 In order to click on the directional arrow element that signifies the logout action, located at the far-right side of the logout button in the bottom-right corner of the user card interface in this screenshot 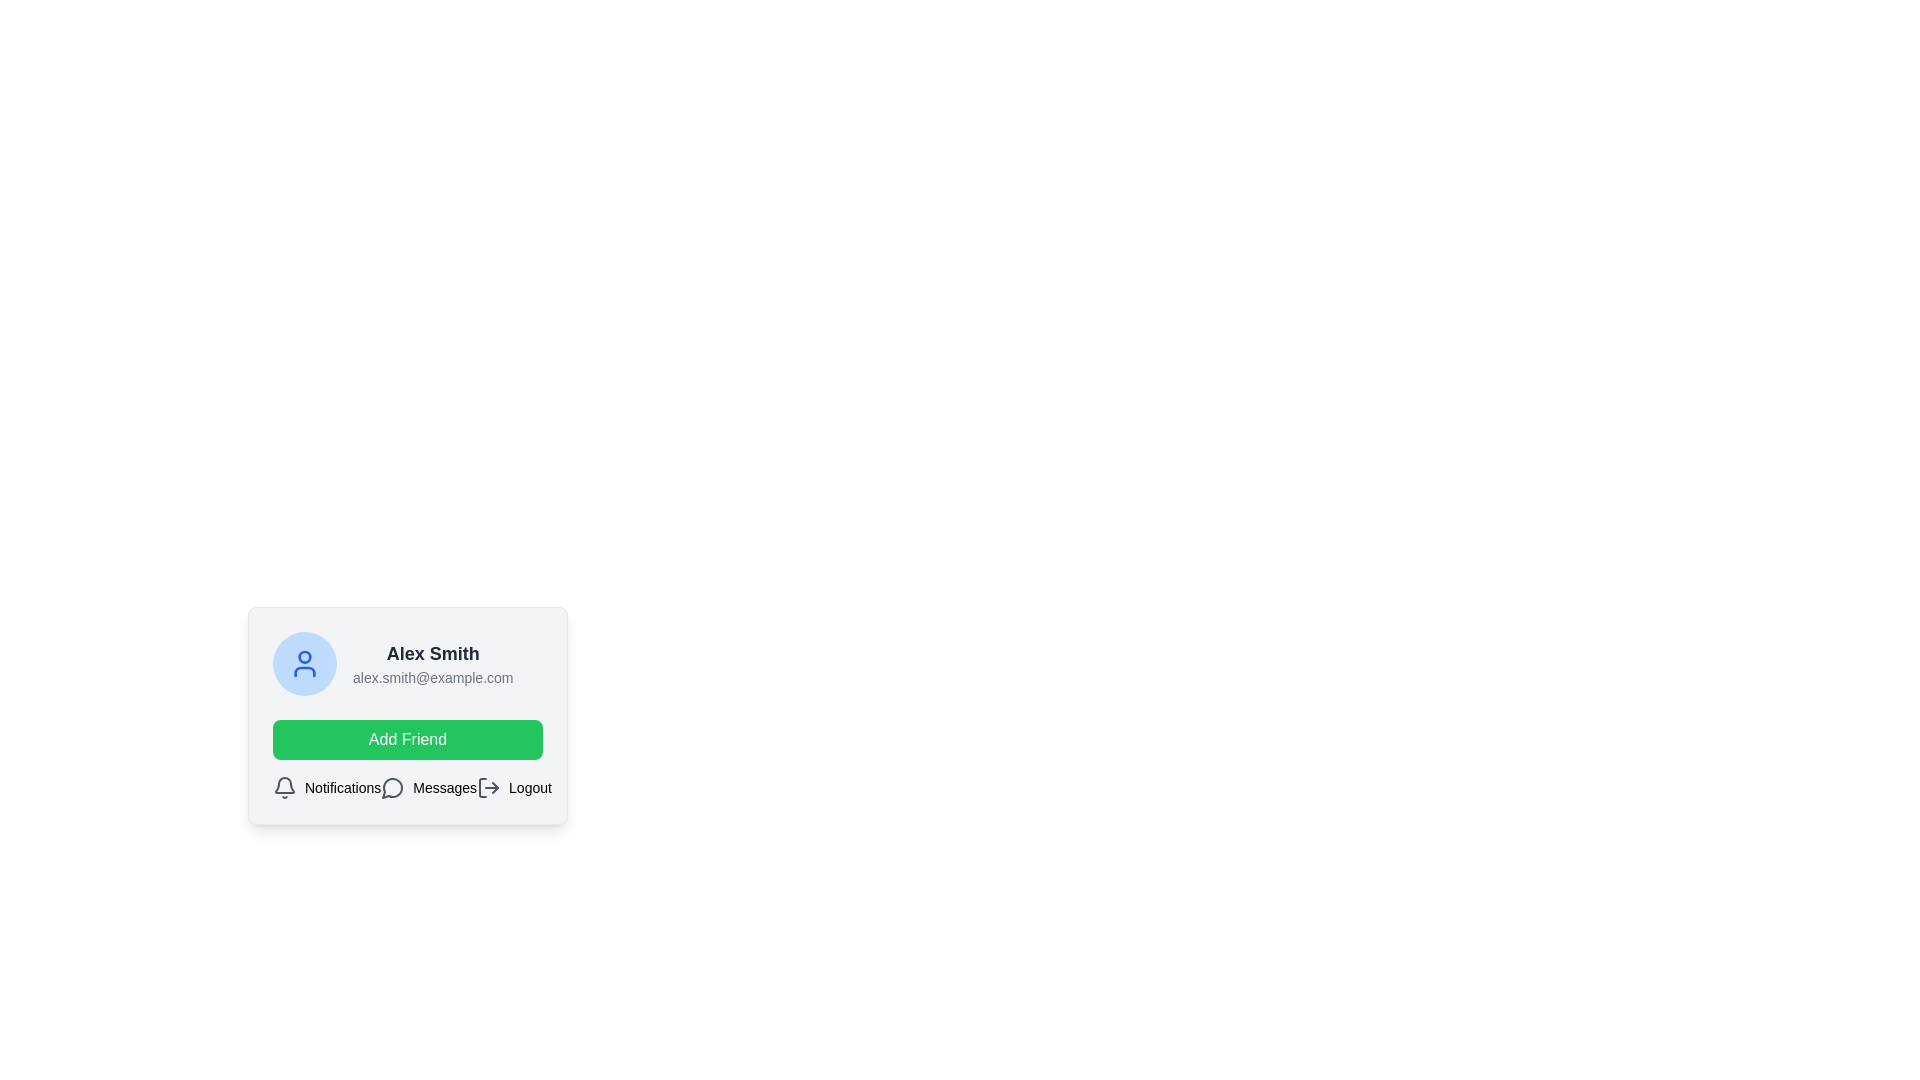, I will do `click(495, 786)`.